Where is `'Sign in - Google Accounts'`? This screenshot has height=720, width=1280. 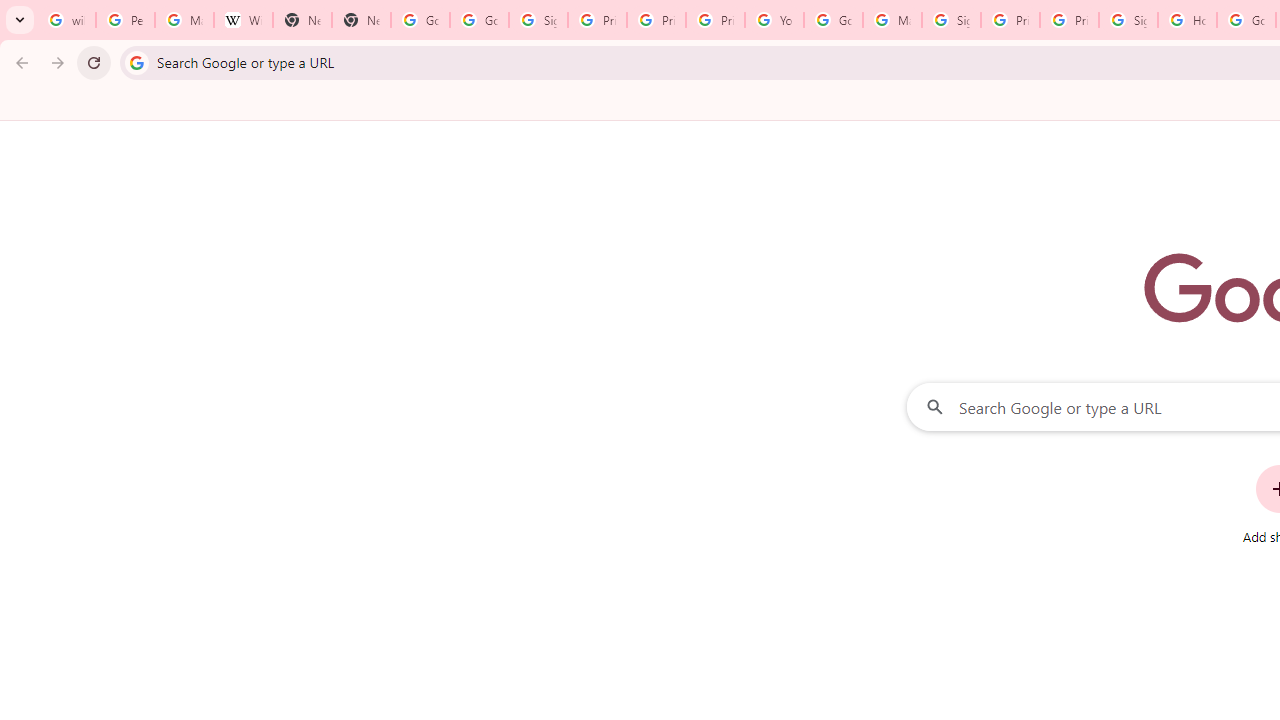 'Sign in - Google Accounts' is located at coordinates (1128, 20).